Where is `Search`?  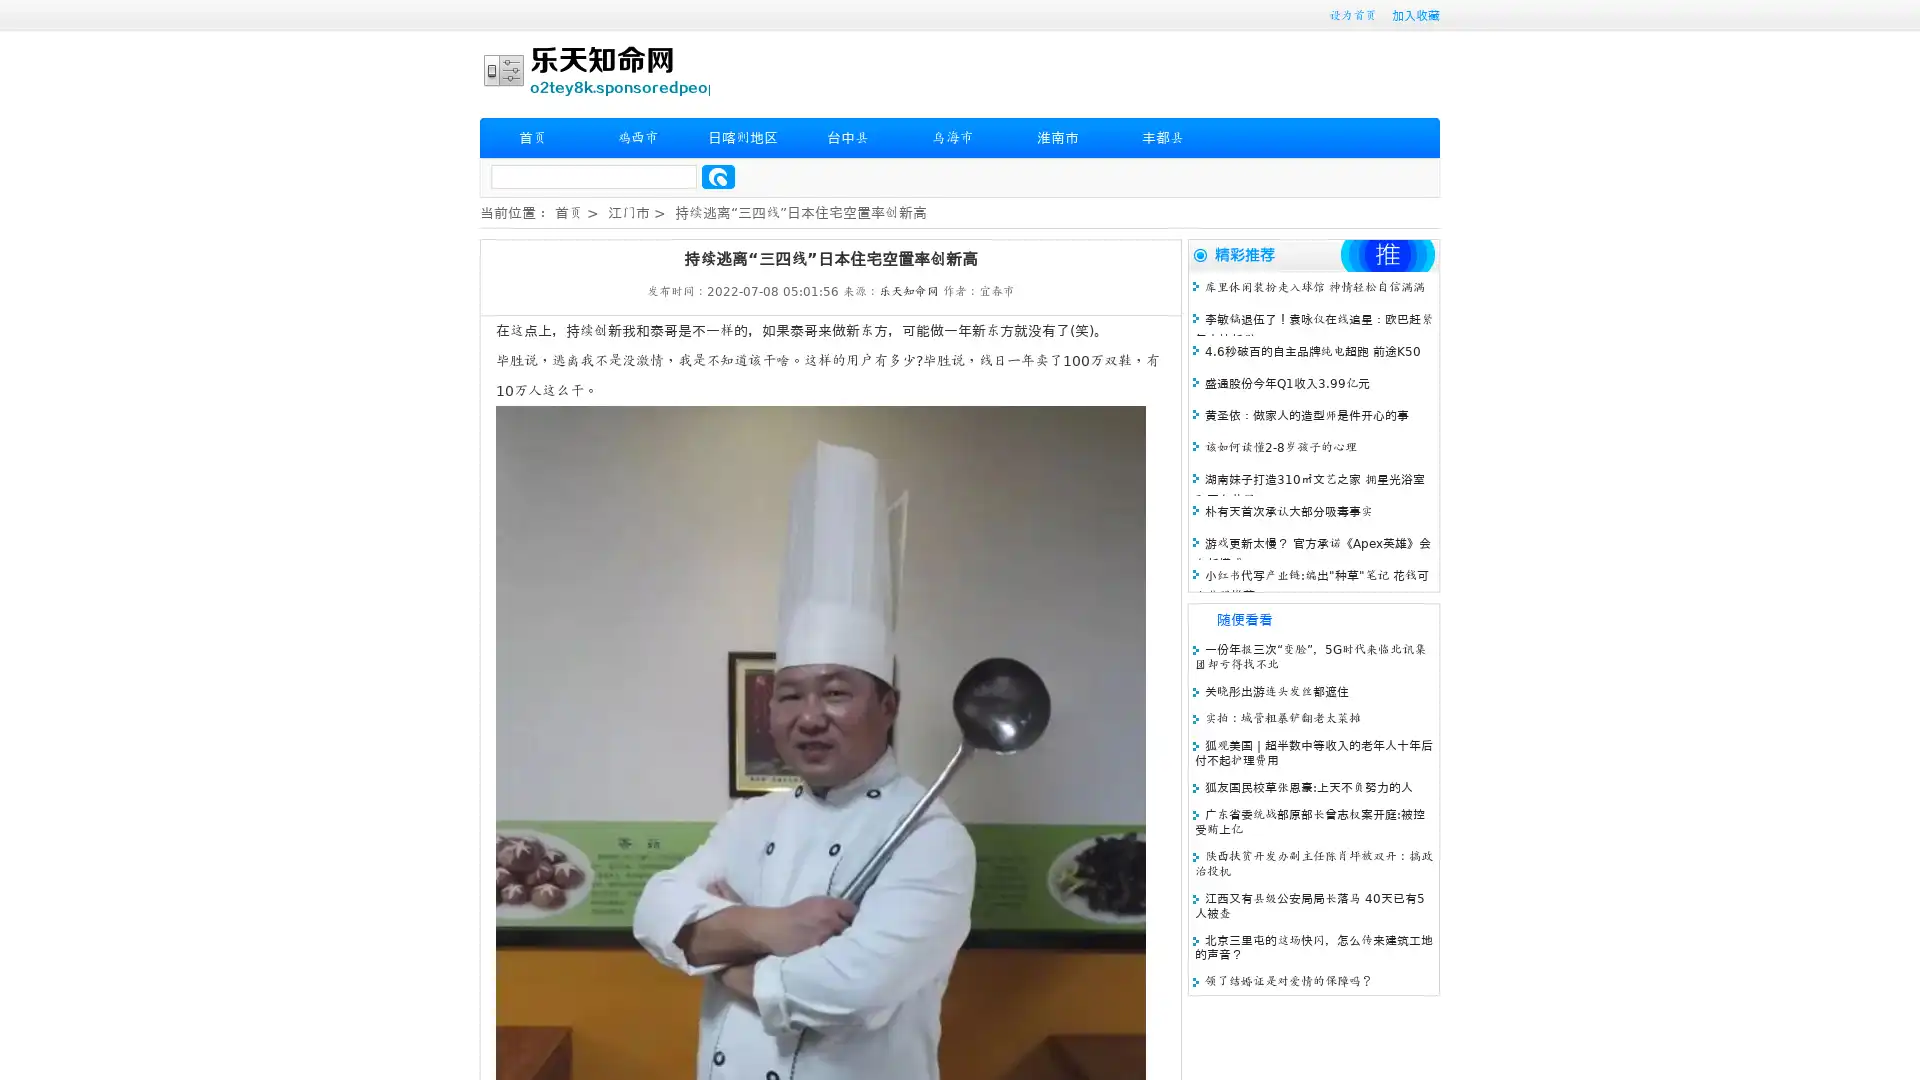 Search is located at coordinates (718, 176).